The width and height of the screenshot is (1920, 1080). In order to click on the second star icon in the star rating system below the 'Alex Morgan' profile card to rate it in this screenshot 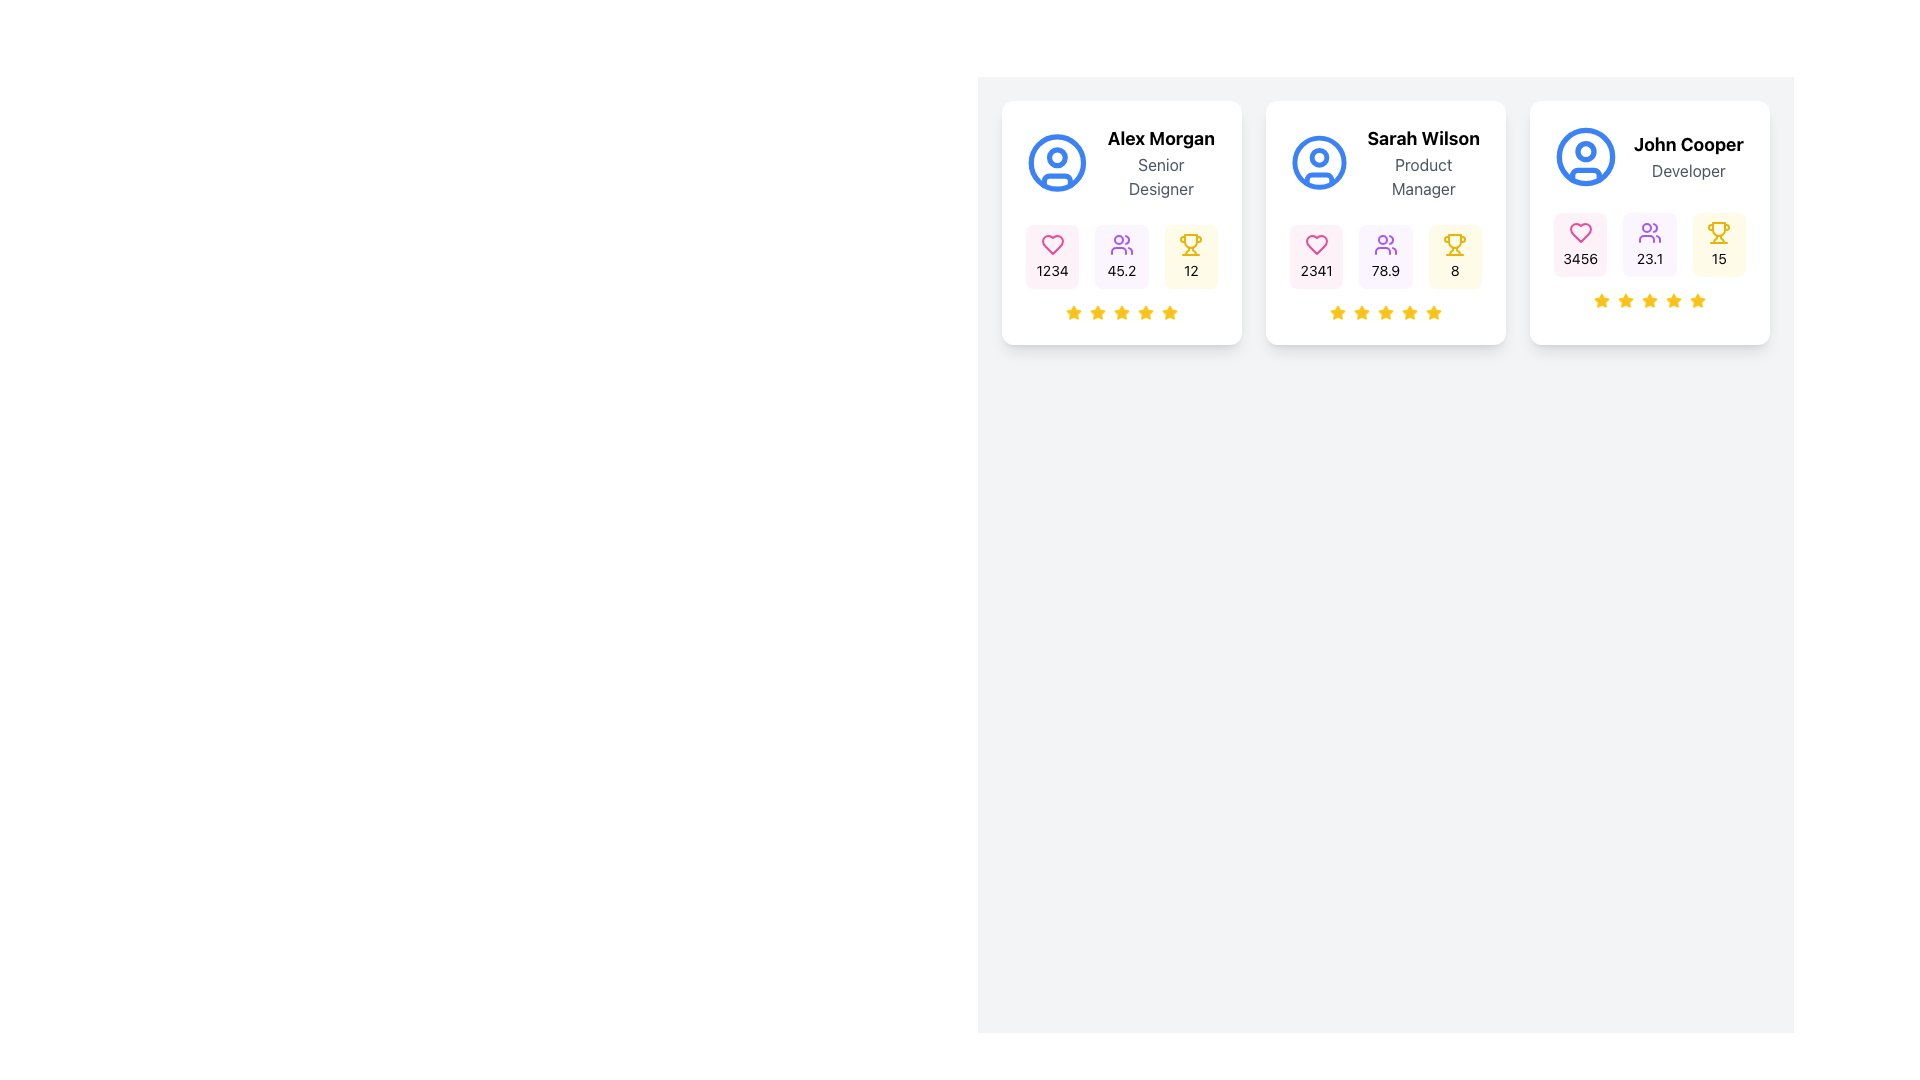, I will do `click(1097, 312)`.